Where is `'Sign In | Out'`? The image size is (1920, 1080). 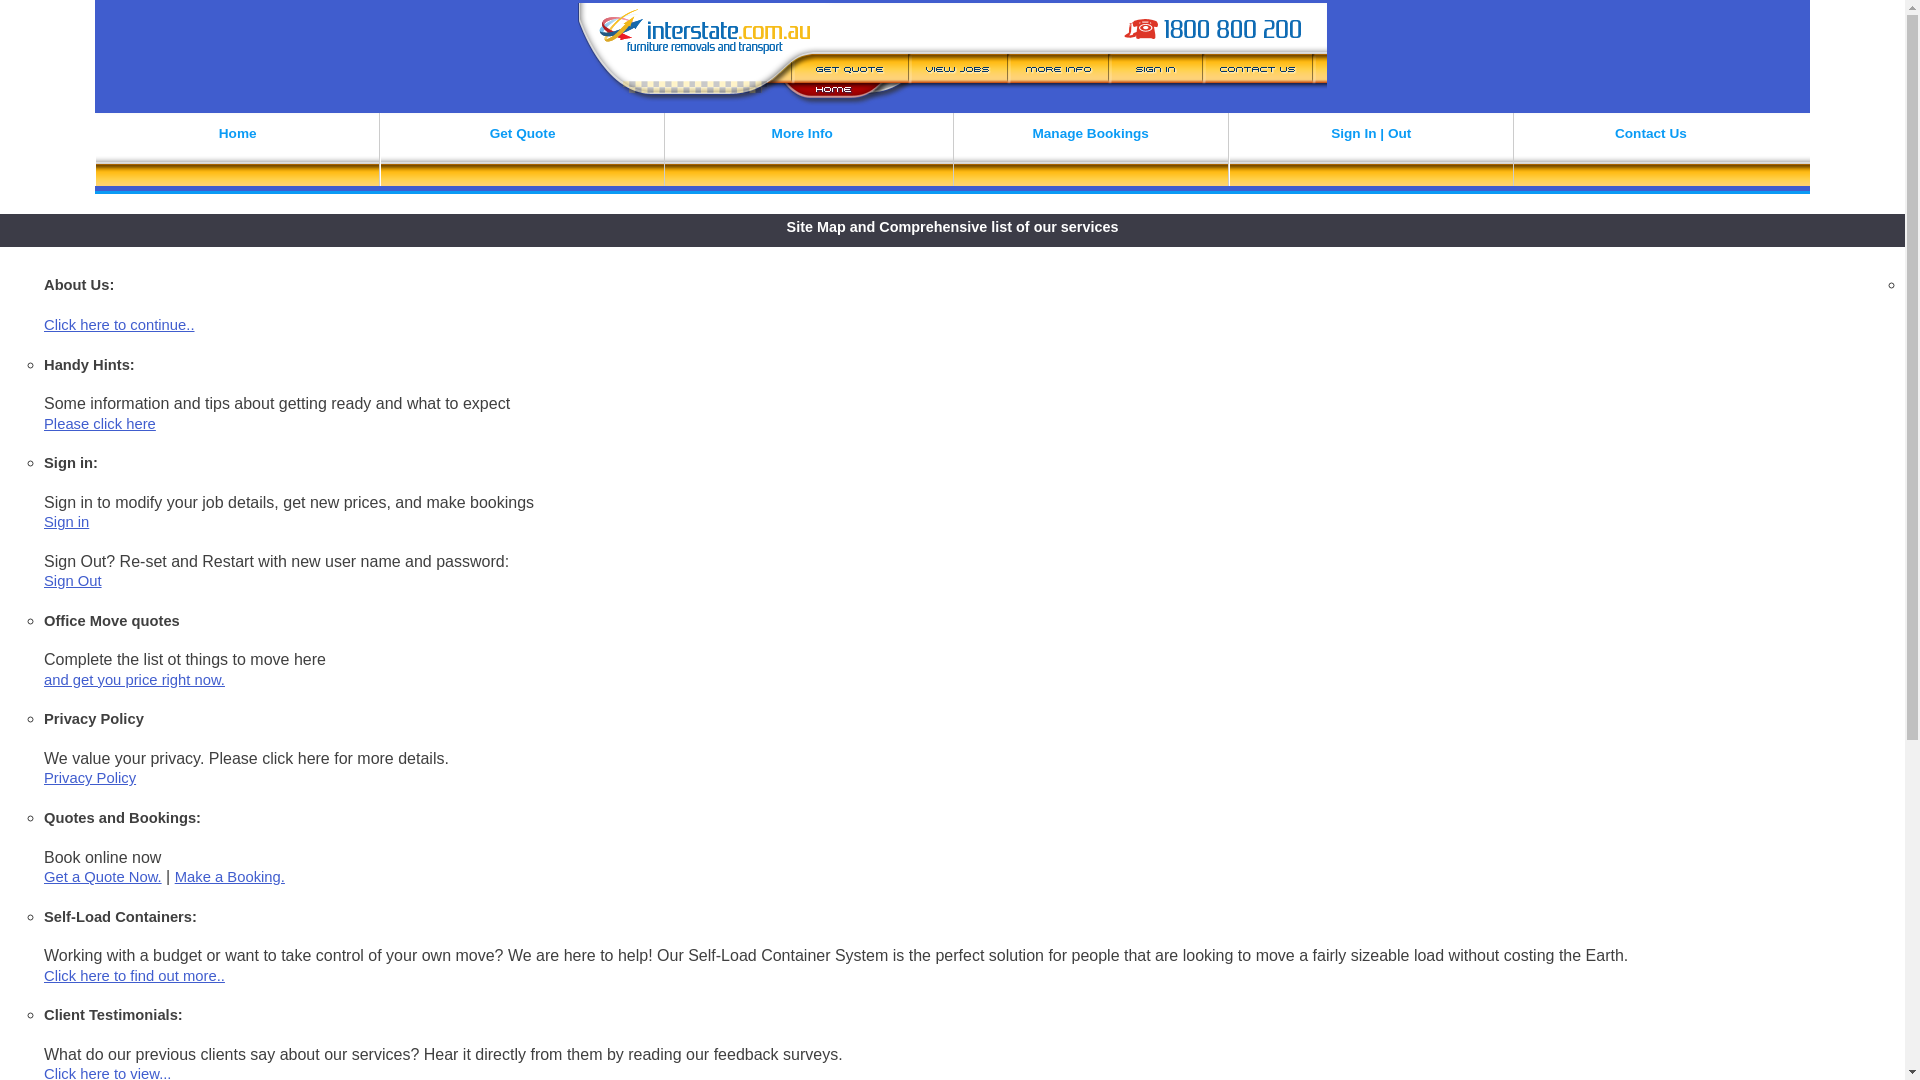
'Sign In | Out' is located at coordinates (1370, 152).